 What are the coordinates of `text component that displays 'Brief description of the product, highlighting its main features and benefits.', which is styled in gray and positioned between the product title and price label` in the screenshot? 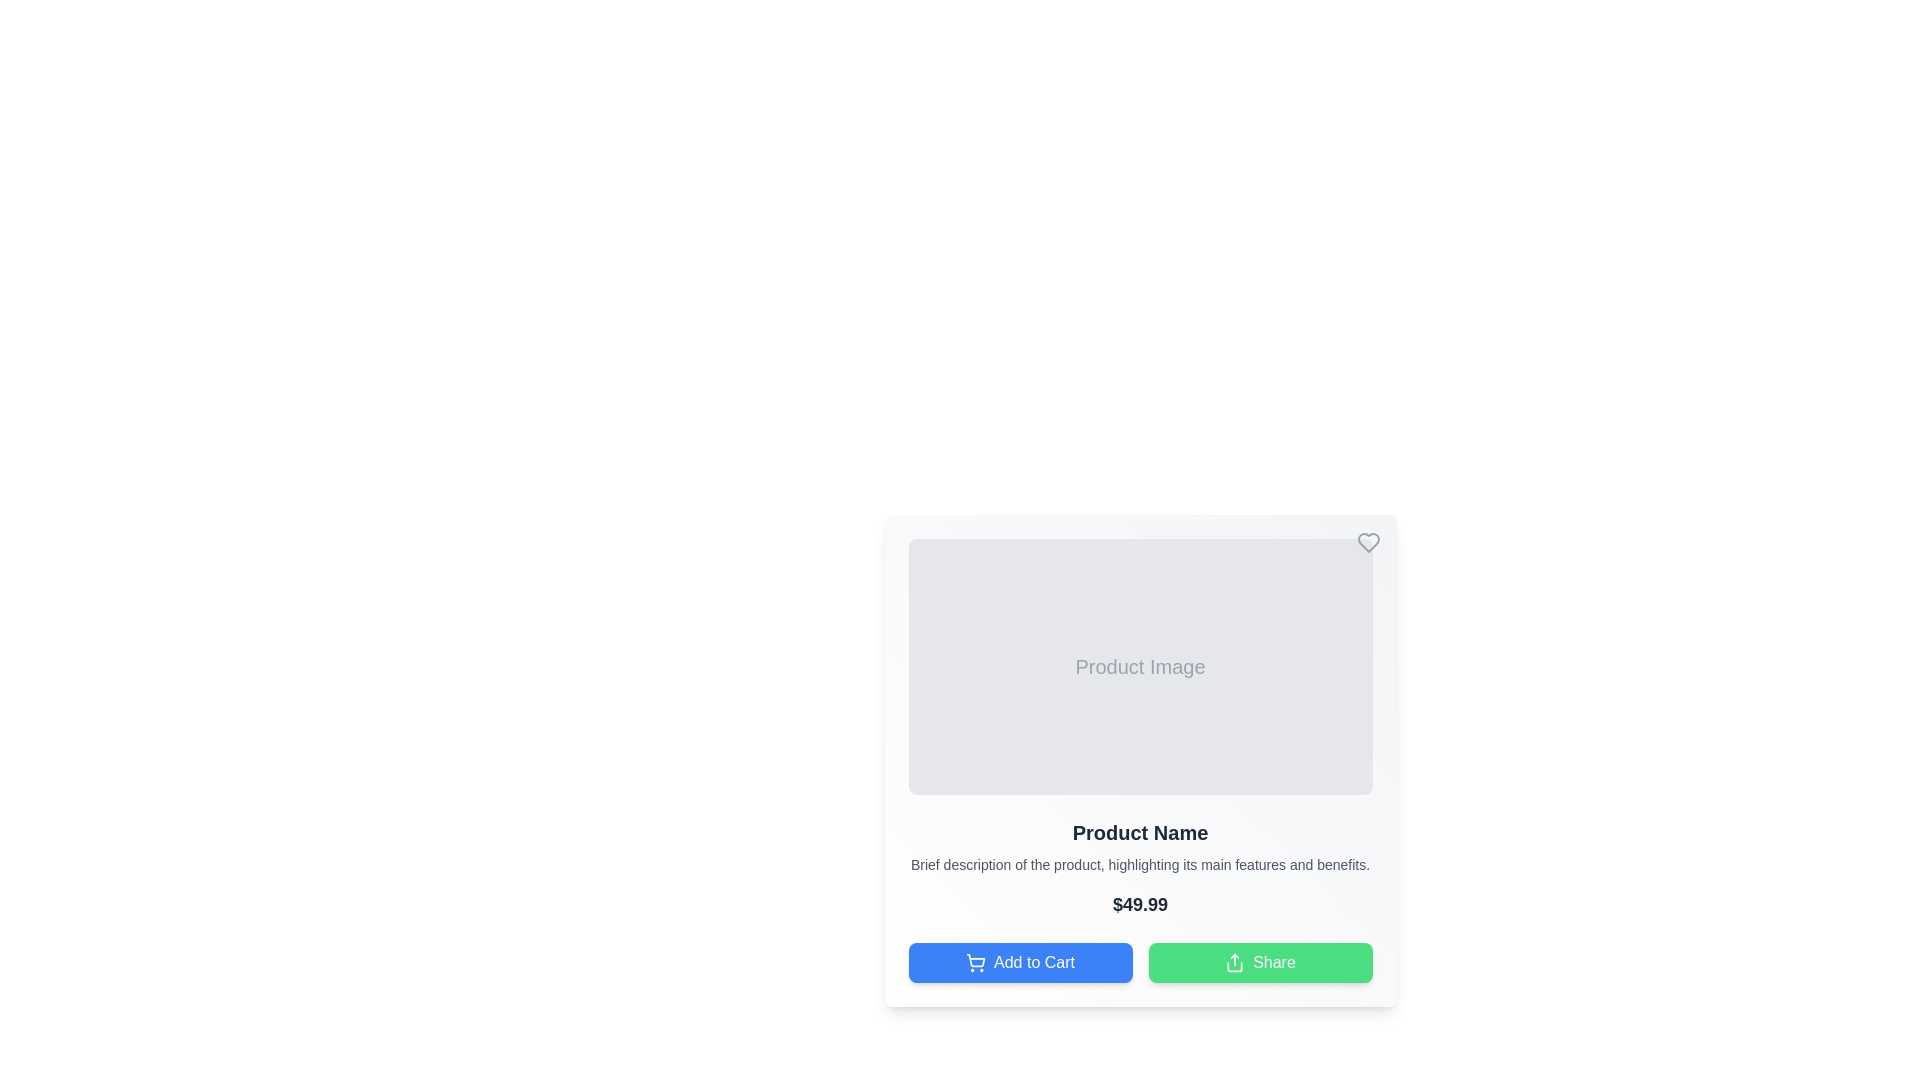 It's located at (1140, 863).